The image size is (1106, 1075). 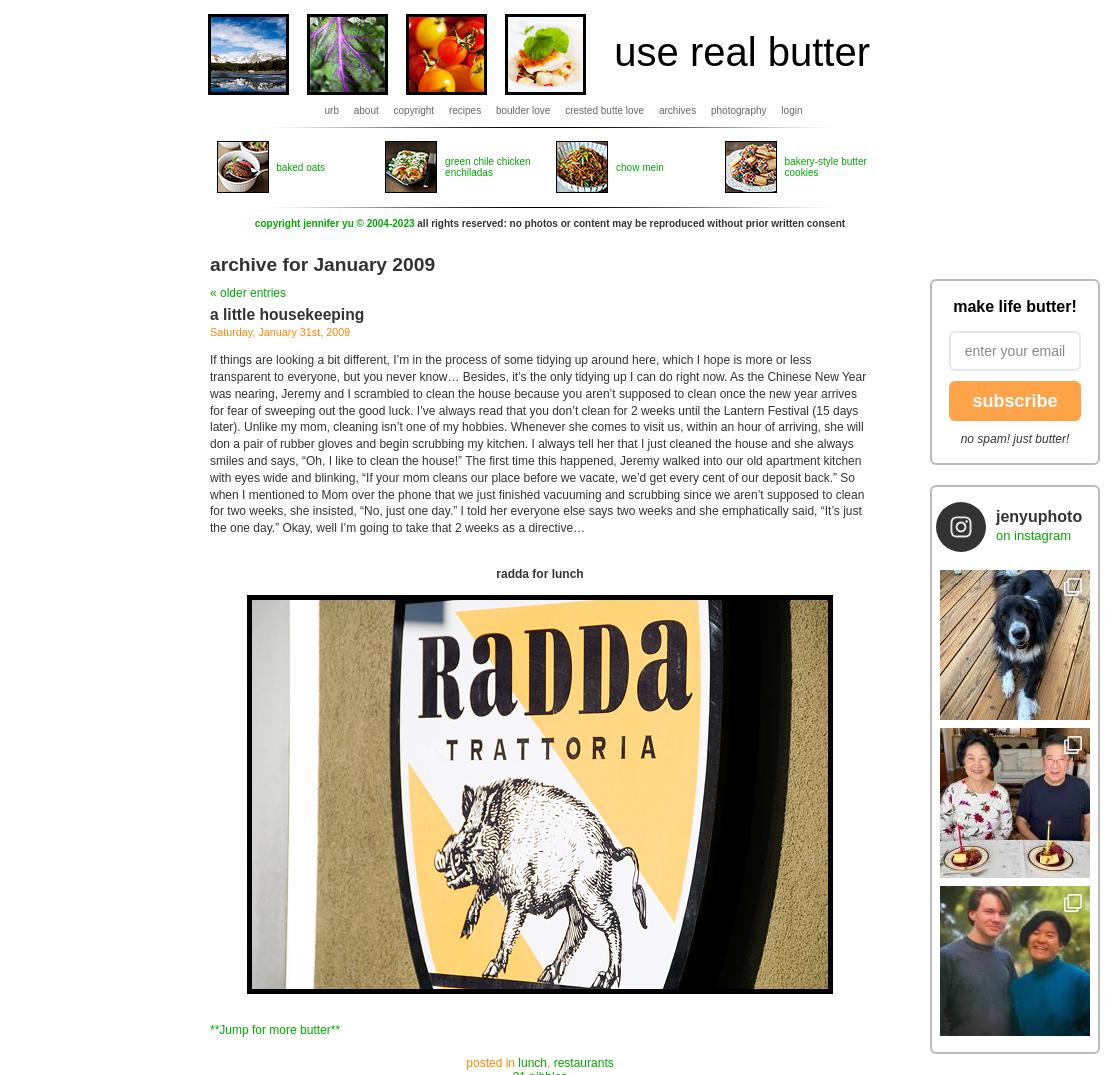 What do you see at coordinates (1013, 438) in the screenshot?
I see `'no spam! just butter!'` at bounding box center [1013, 438].